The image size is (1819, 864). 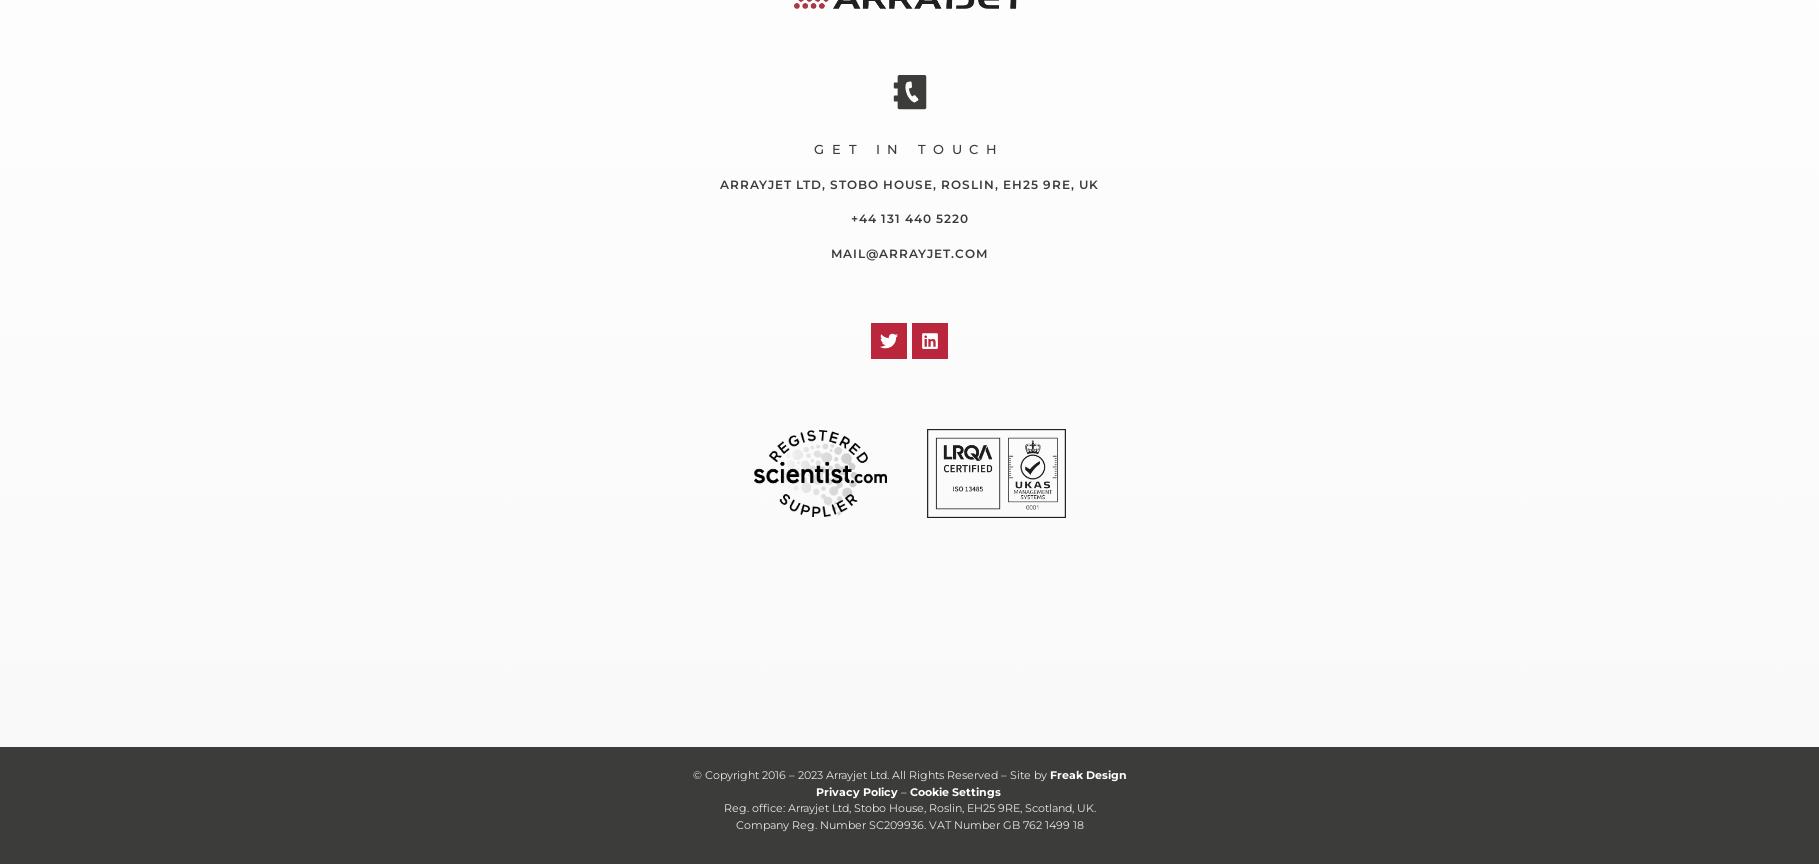 I want to click on 'Company Reg. Number SC209936. VAT Number GB 762 1499 18', so click(x=908, y=822).